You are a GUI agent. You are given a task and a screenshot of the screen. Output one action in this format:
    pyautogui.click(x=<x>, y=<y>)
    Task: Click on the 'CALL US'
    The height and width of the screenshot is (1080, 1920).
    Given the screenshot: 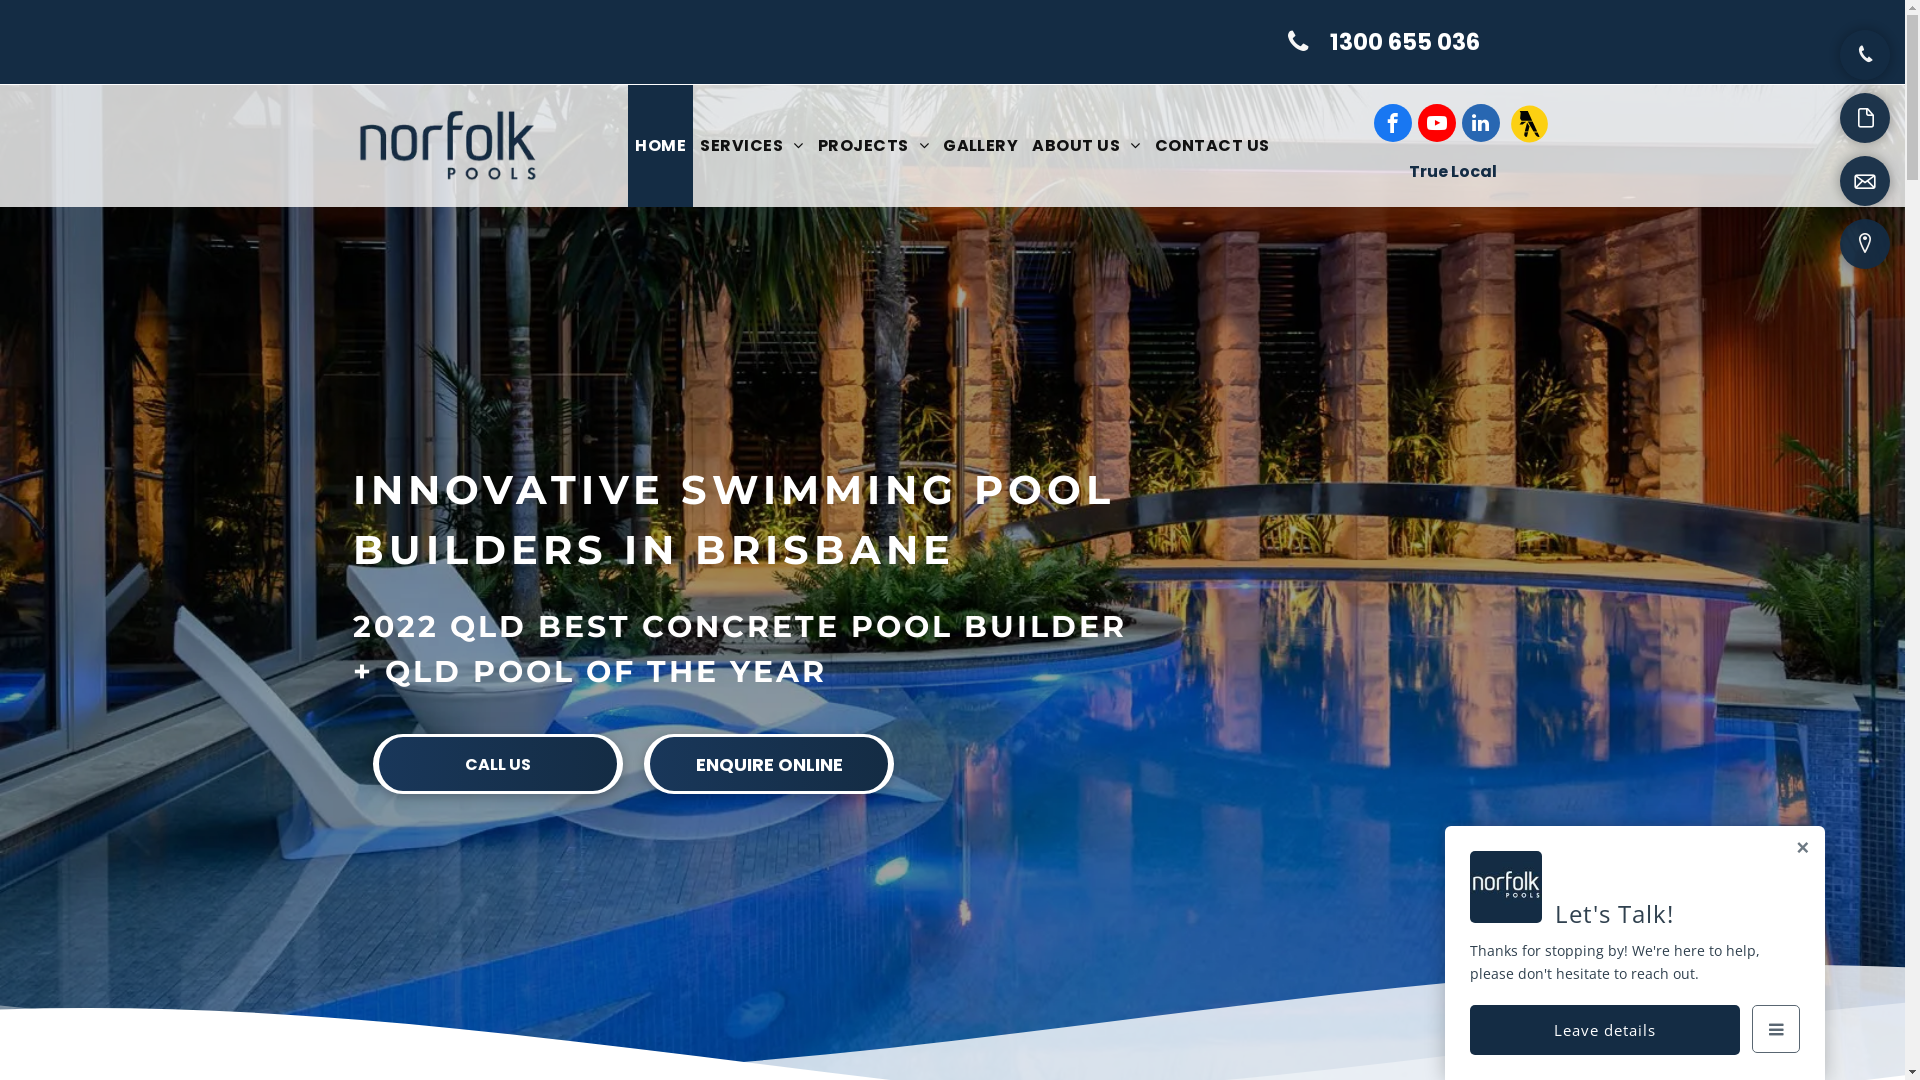 What is the action you would take?
    pyautogui.click(x=498, y=763)
    